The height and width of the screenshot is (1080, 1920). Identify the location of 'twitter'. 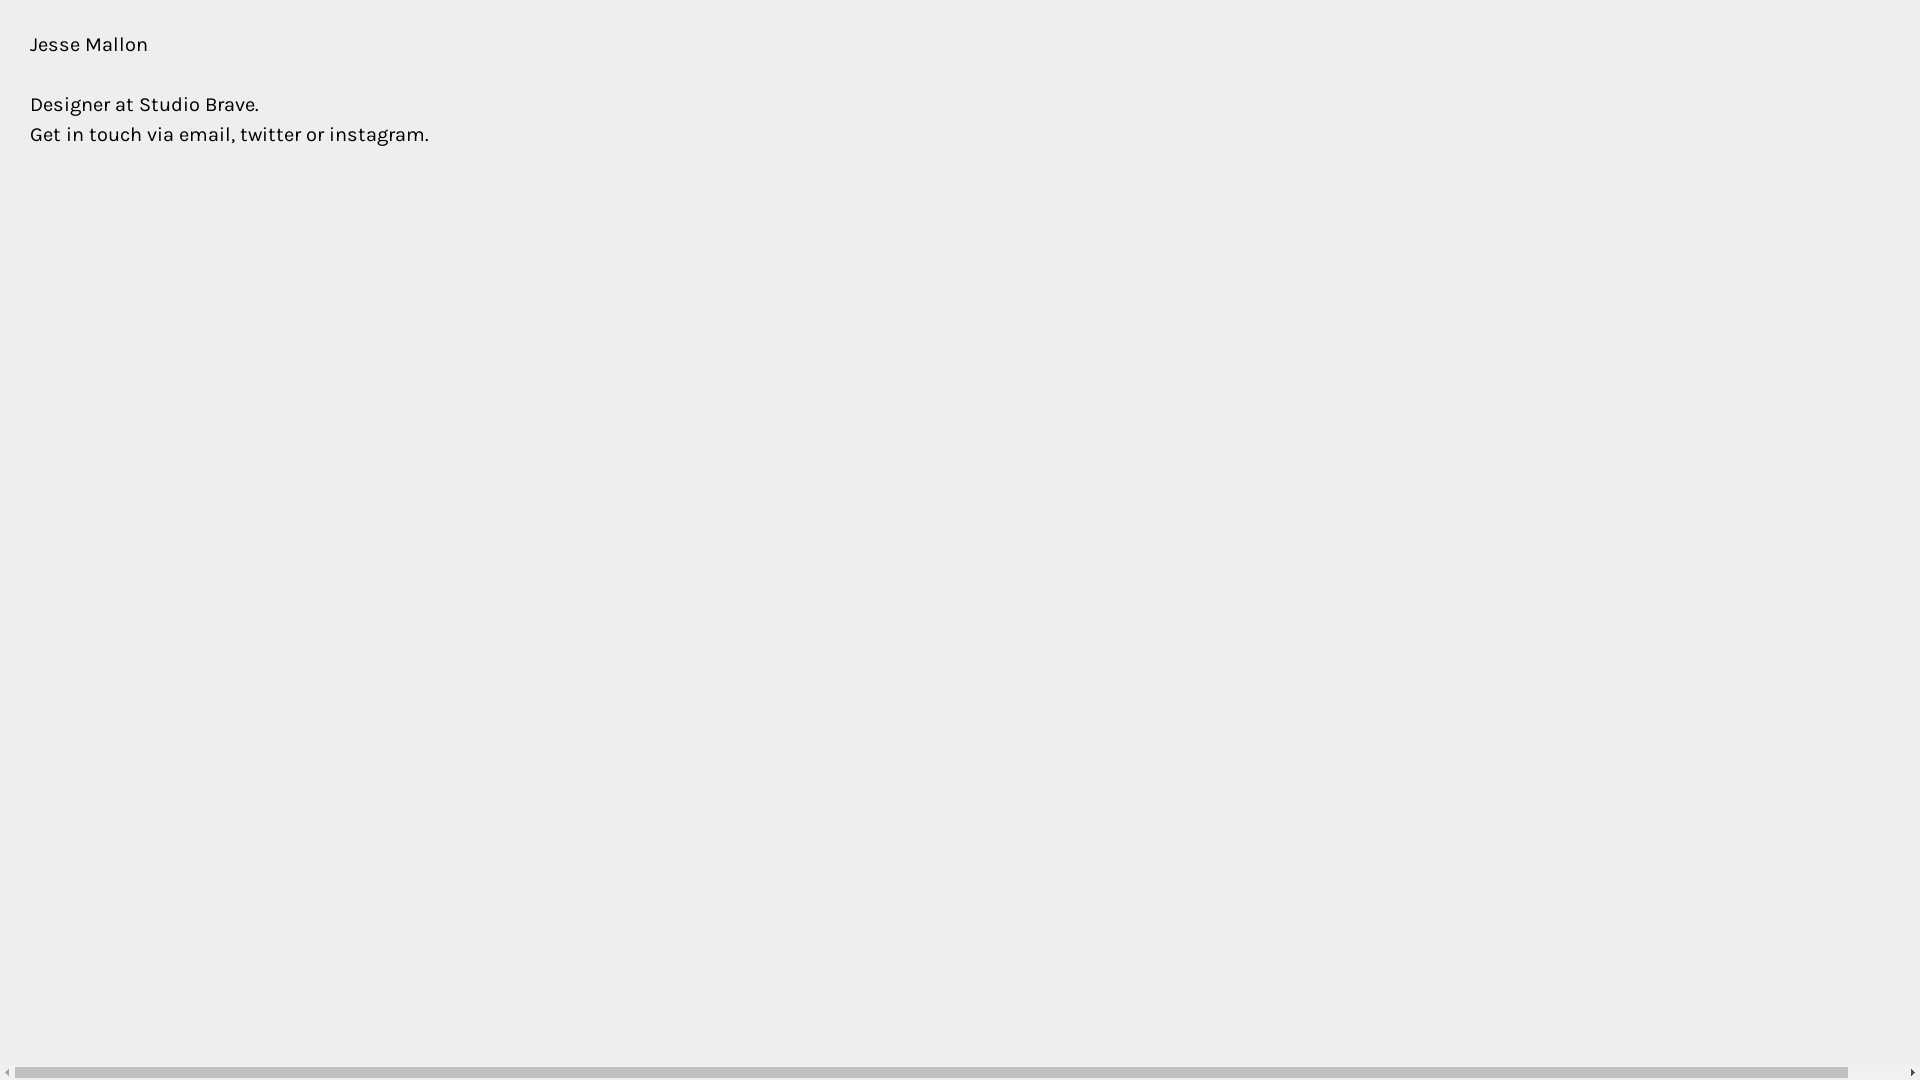
(240, 134).